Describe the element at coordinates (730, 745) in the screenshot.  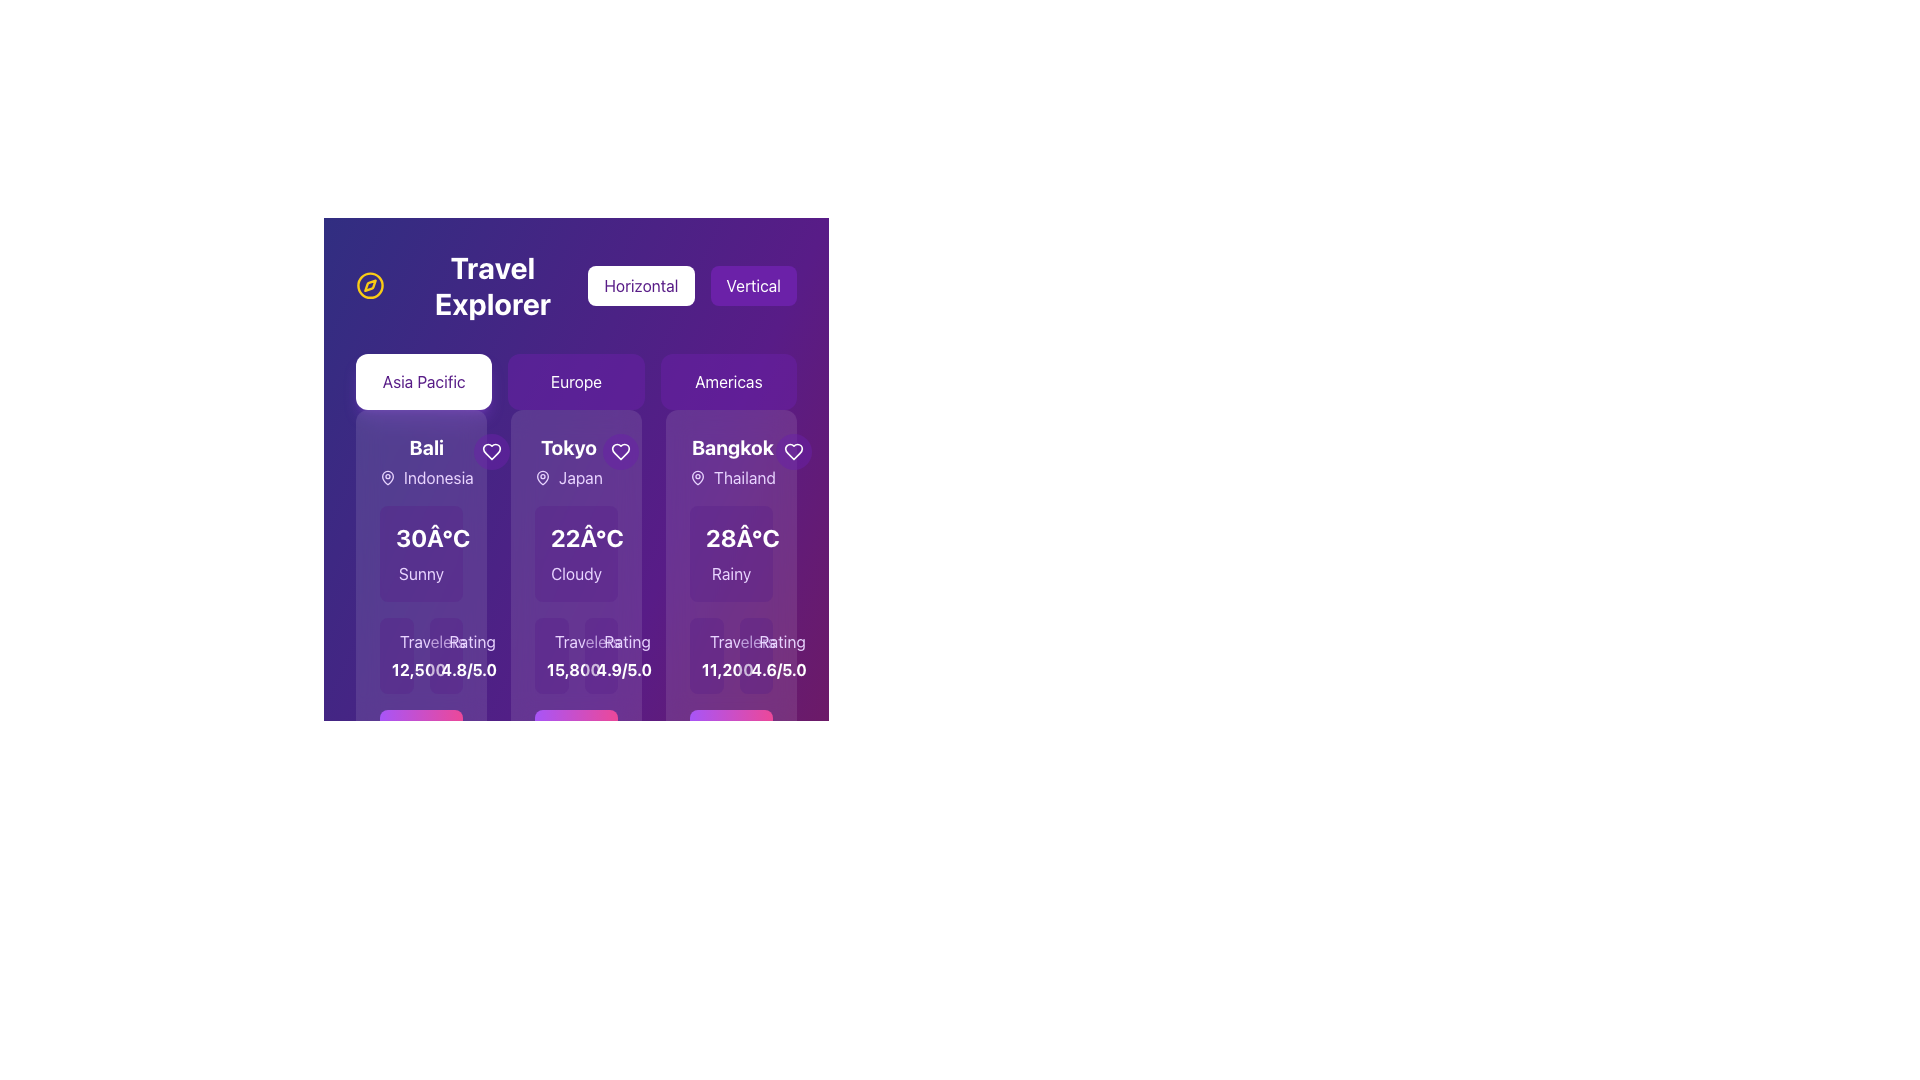
I see `the 'Explore Destination' button with a gradient background located at the bottom of the Bangkok, Thailand card` at that location.